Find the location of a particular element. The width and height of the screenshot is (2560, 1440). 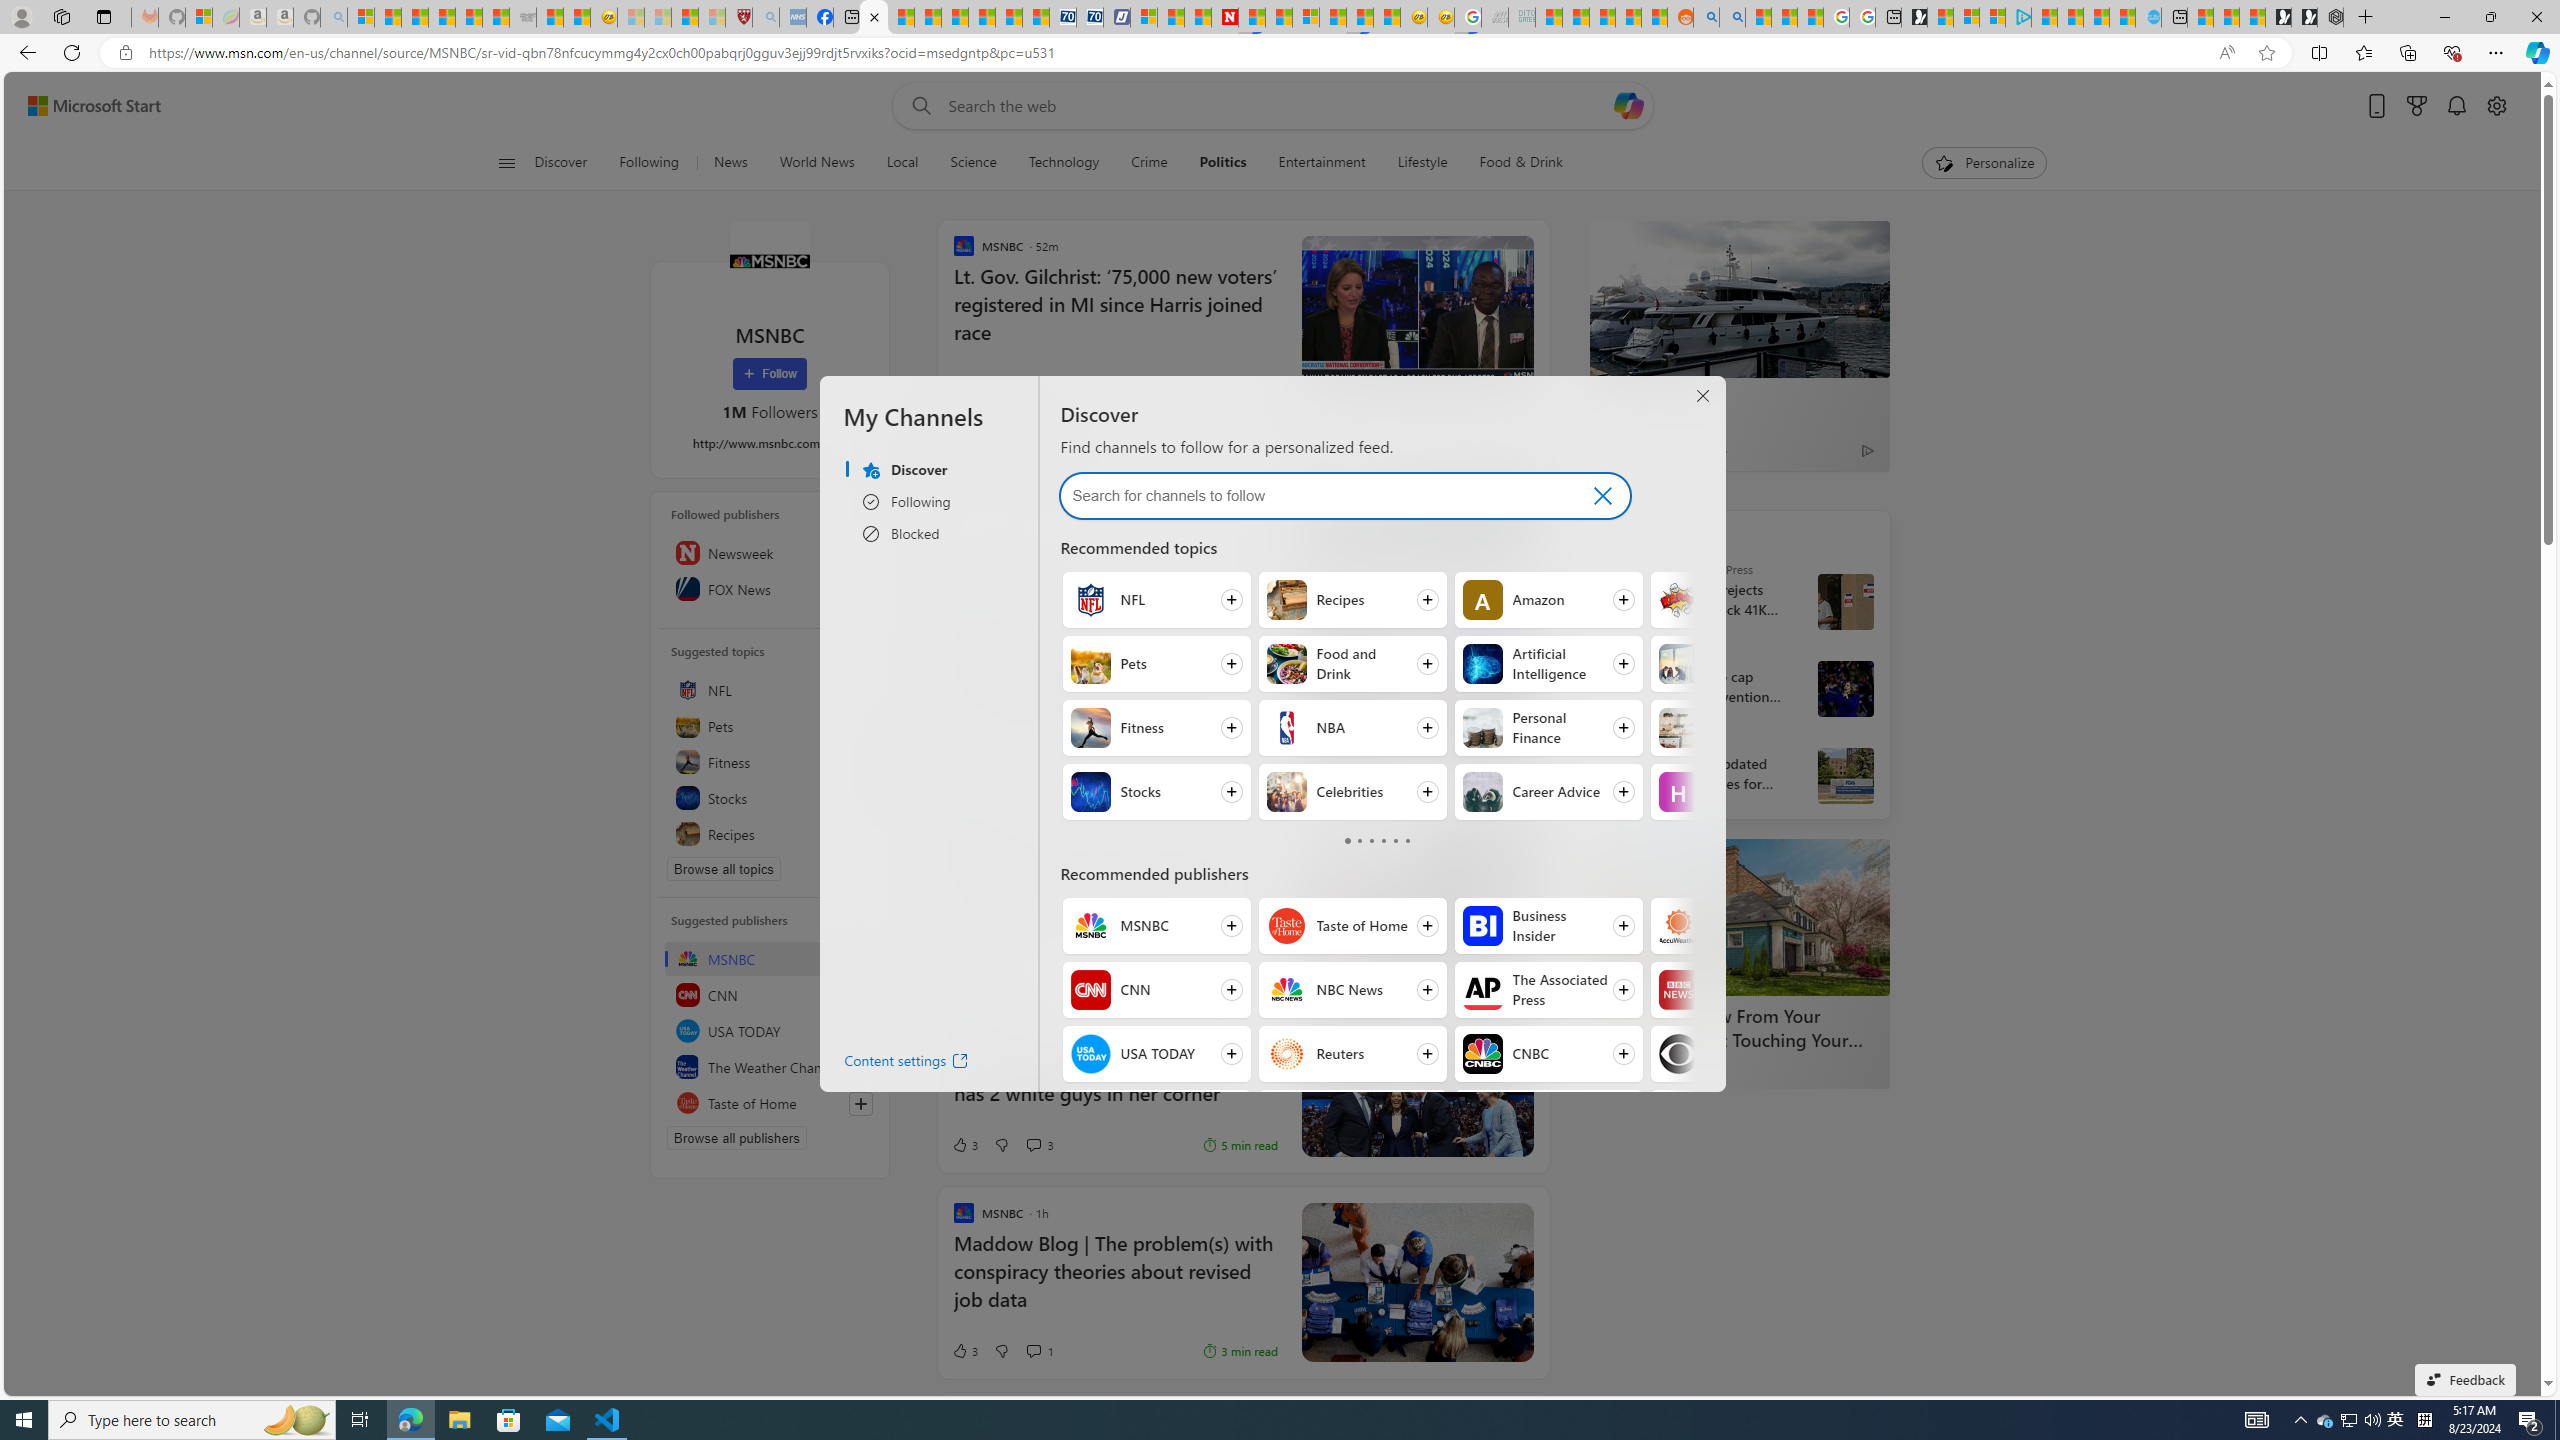

'14 Common Myths Debunked By Scientific Facts' is located at coordinates (1277, 16).